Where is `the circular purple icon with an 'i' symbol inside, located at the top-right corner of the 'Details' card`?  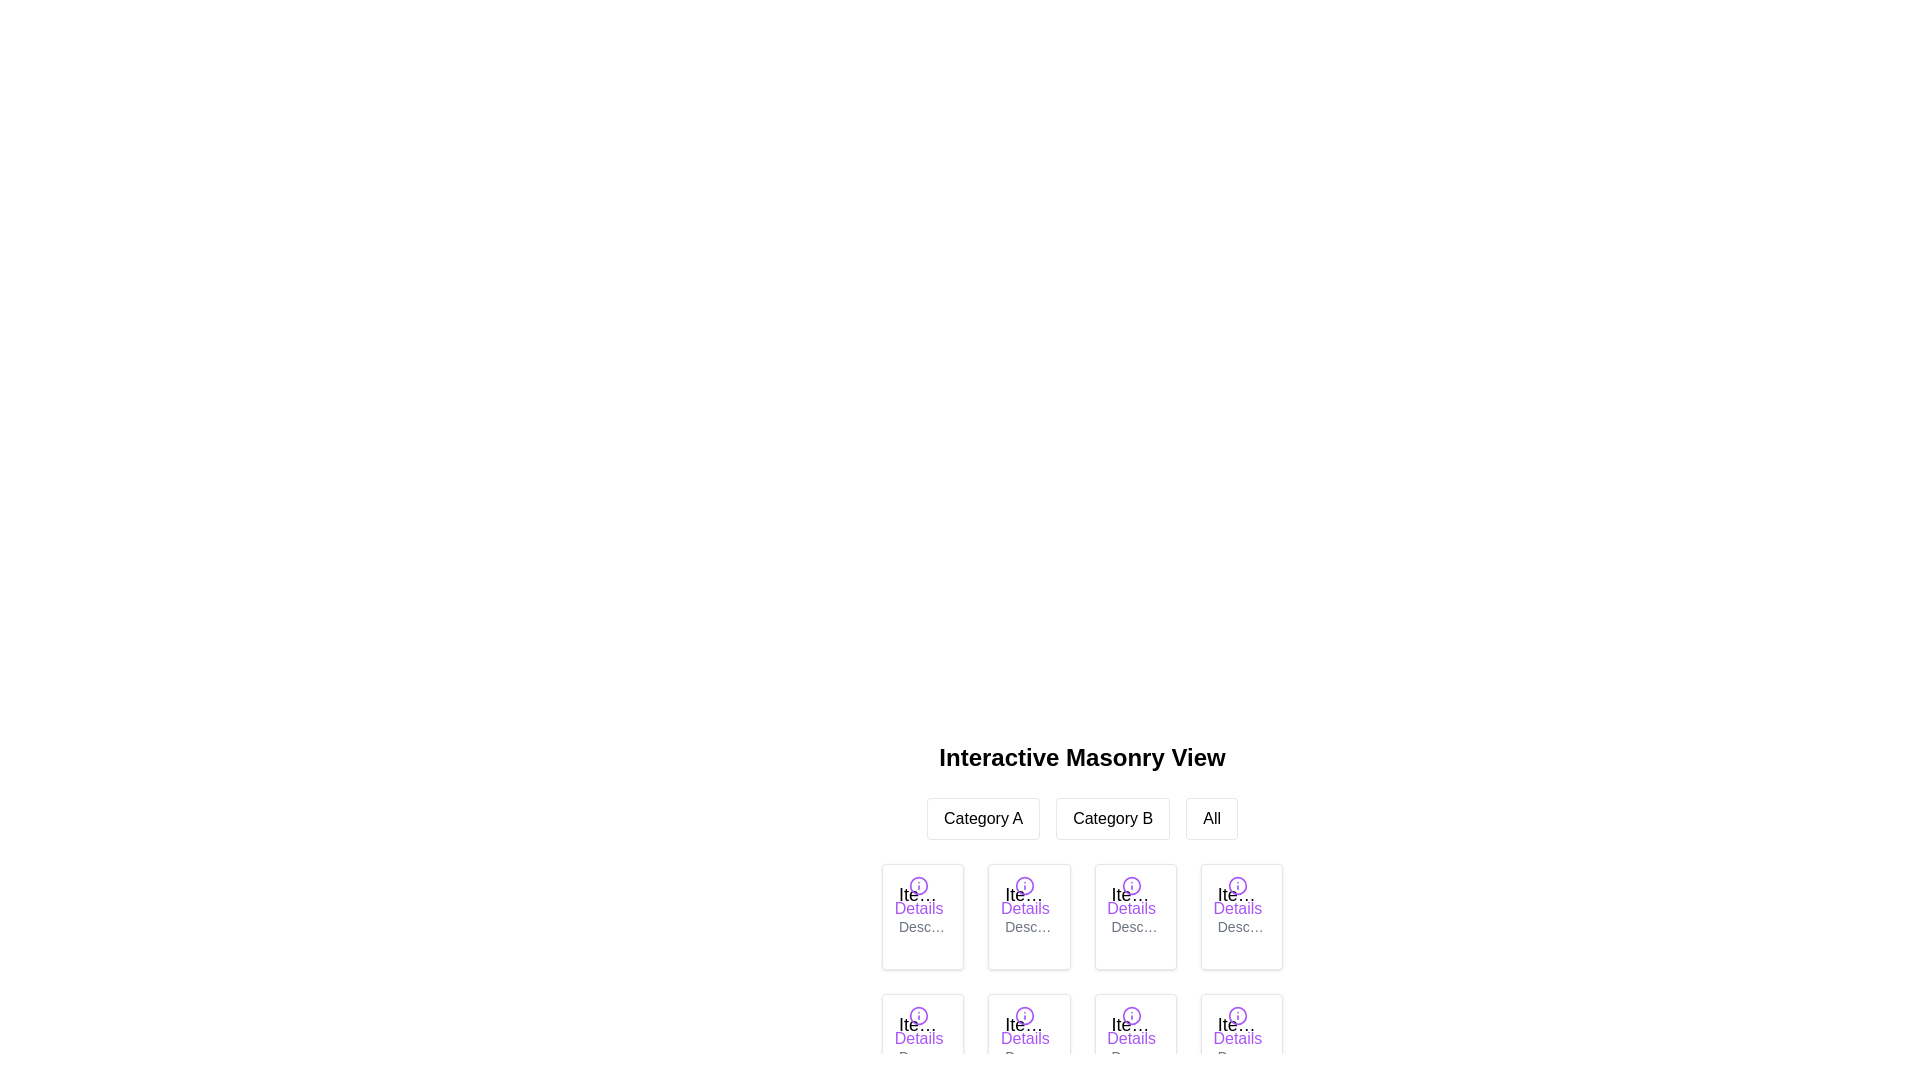 the circular purple icon with an 'i' symbol inside, located at the top-right corner of the 'Details' card is located at coordinates (918, 1015).